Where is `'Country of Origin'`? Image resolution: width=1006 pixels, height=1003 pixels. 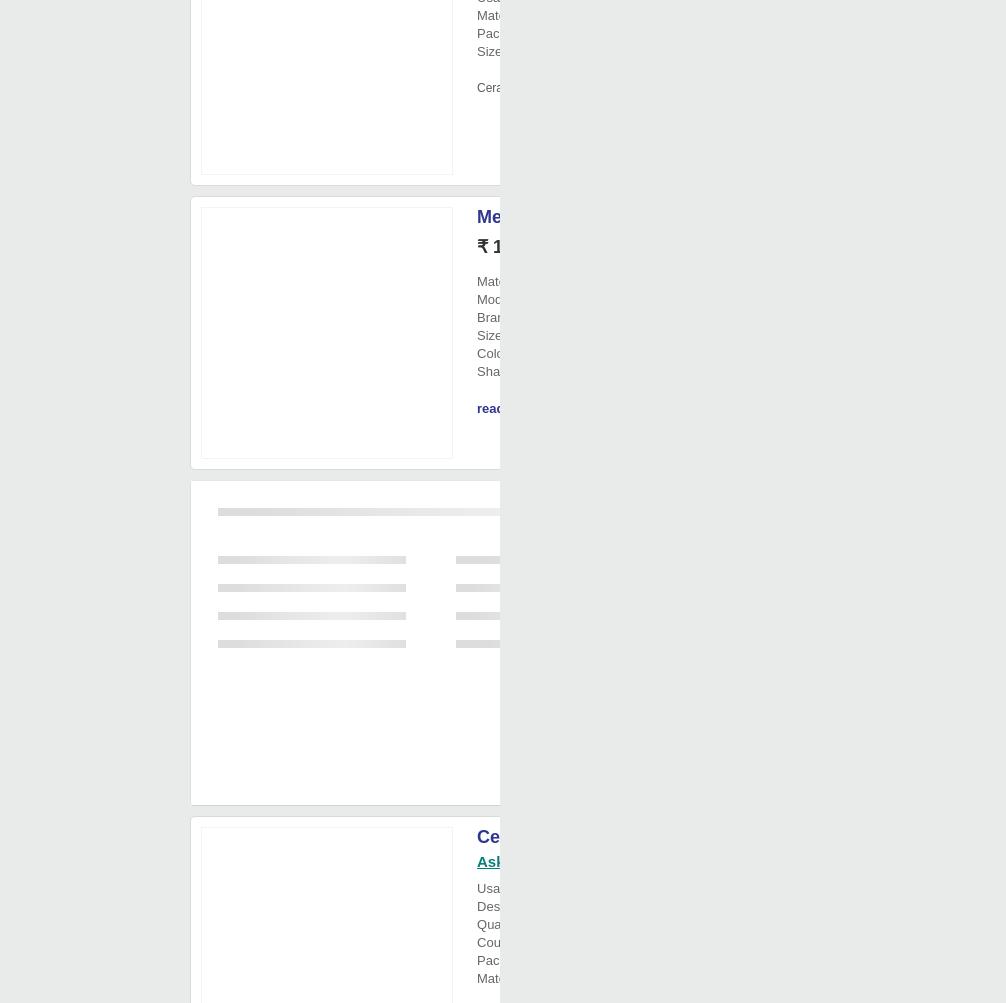
'Country of Origin' is located at coordinates (526, 941).